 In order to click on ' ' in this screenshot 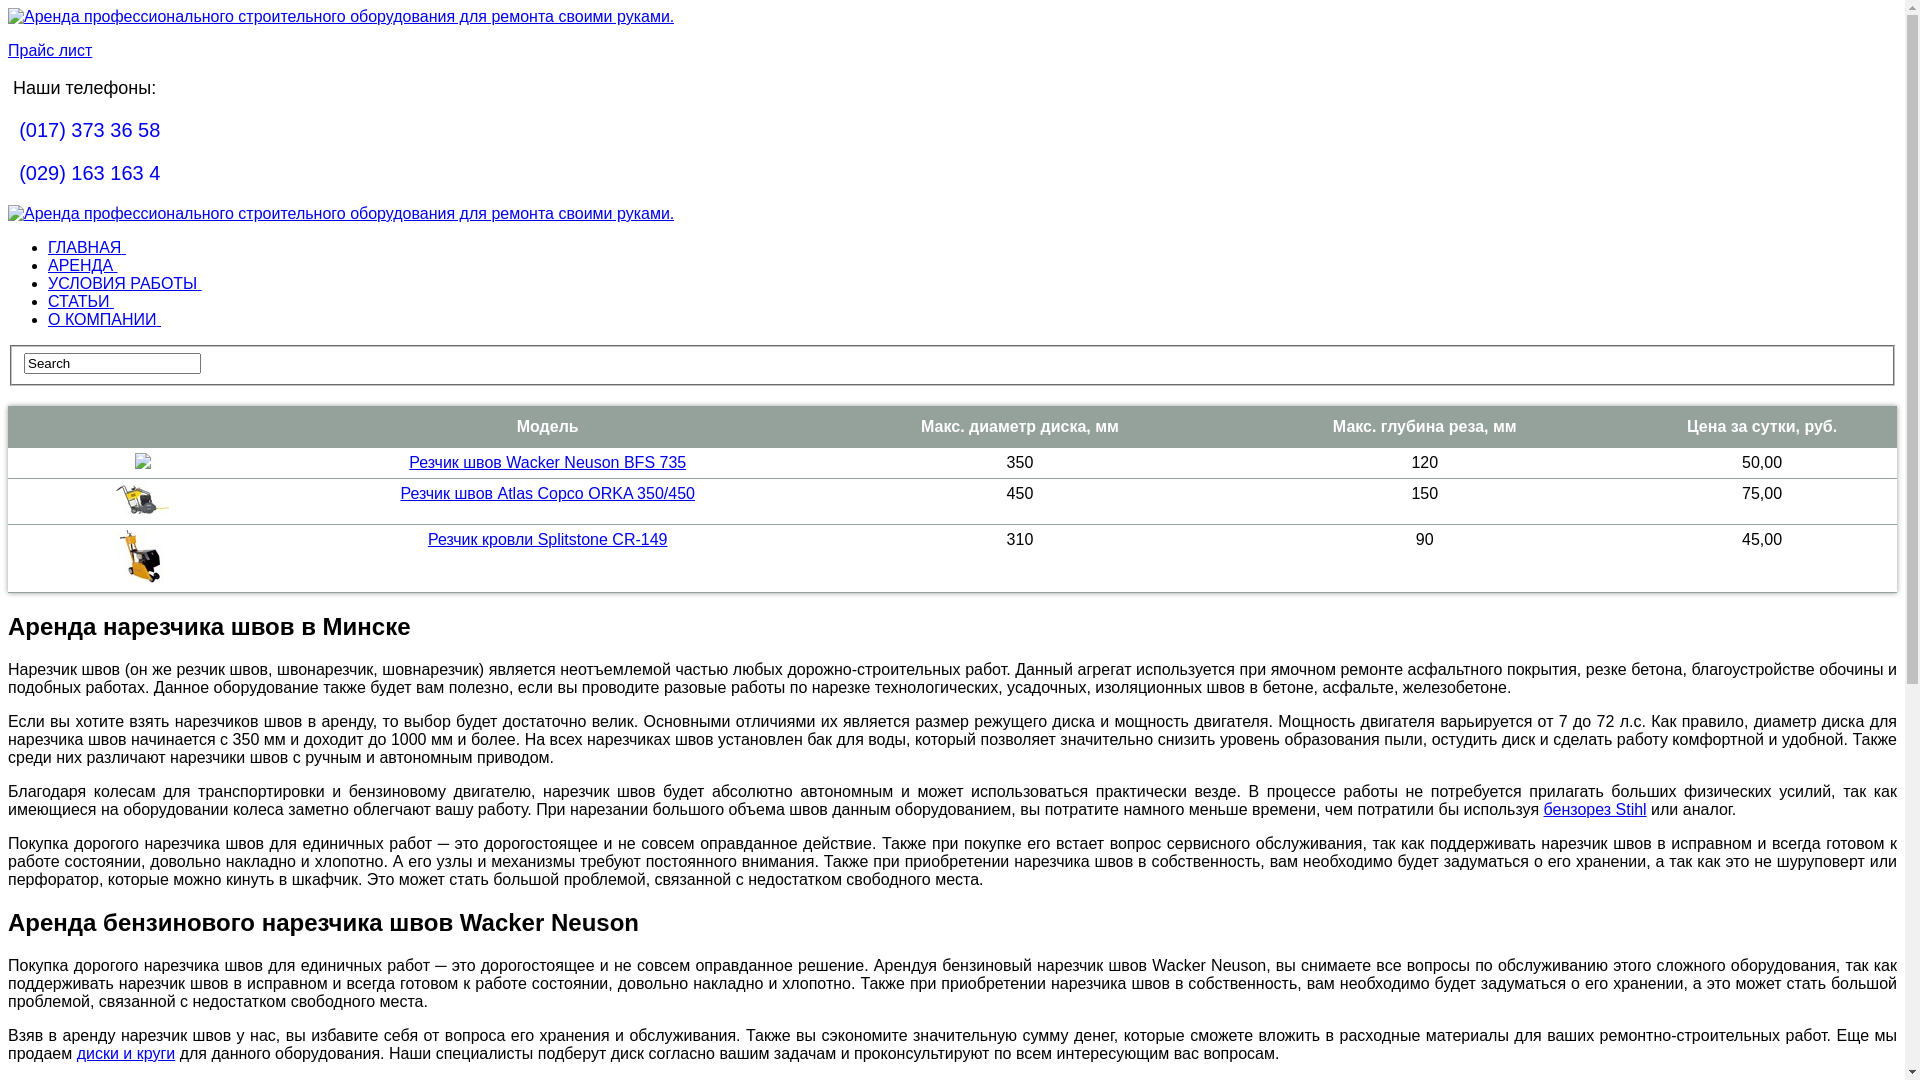, I will do `click(8, 172)`.